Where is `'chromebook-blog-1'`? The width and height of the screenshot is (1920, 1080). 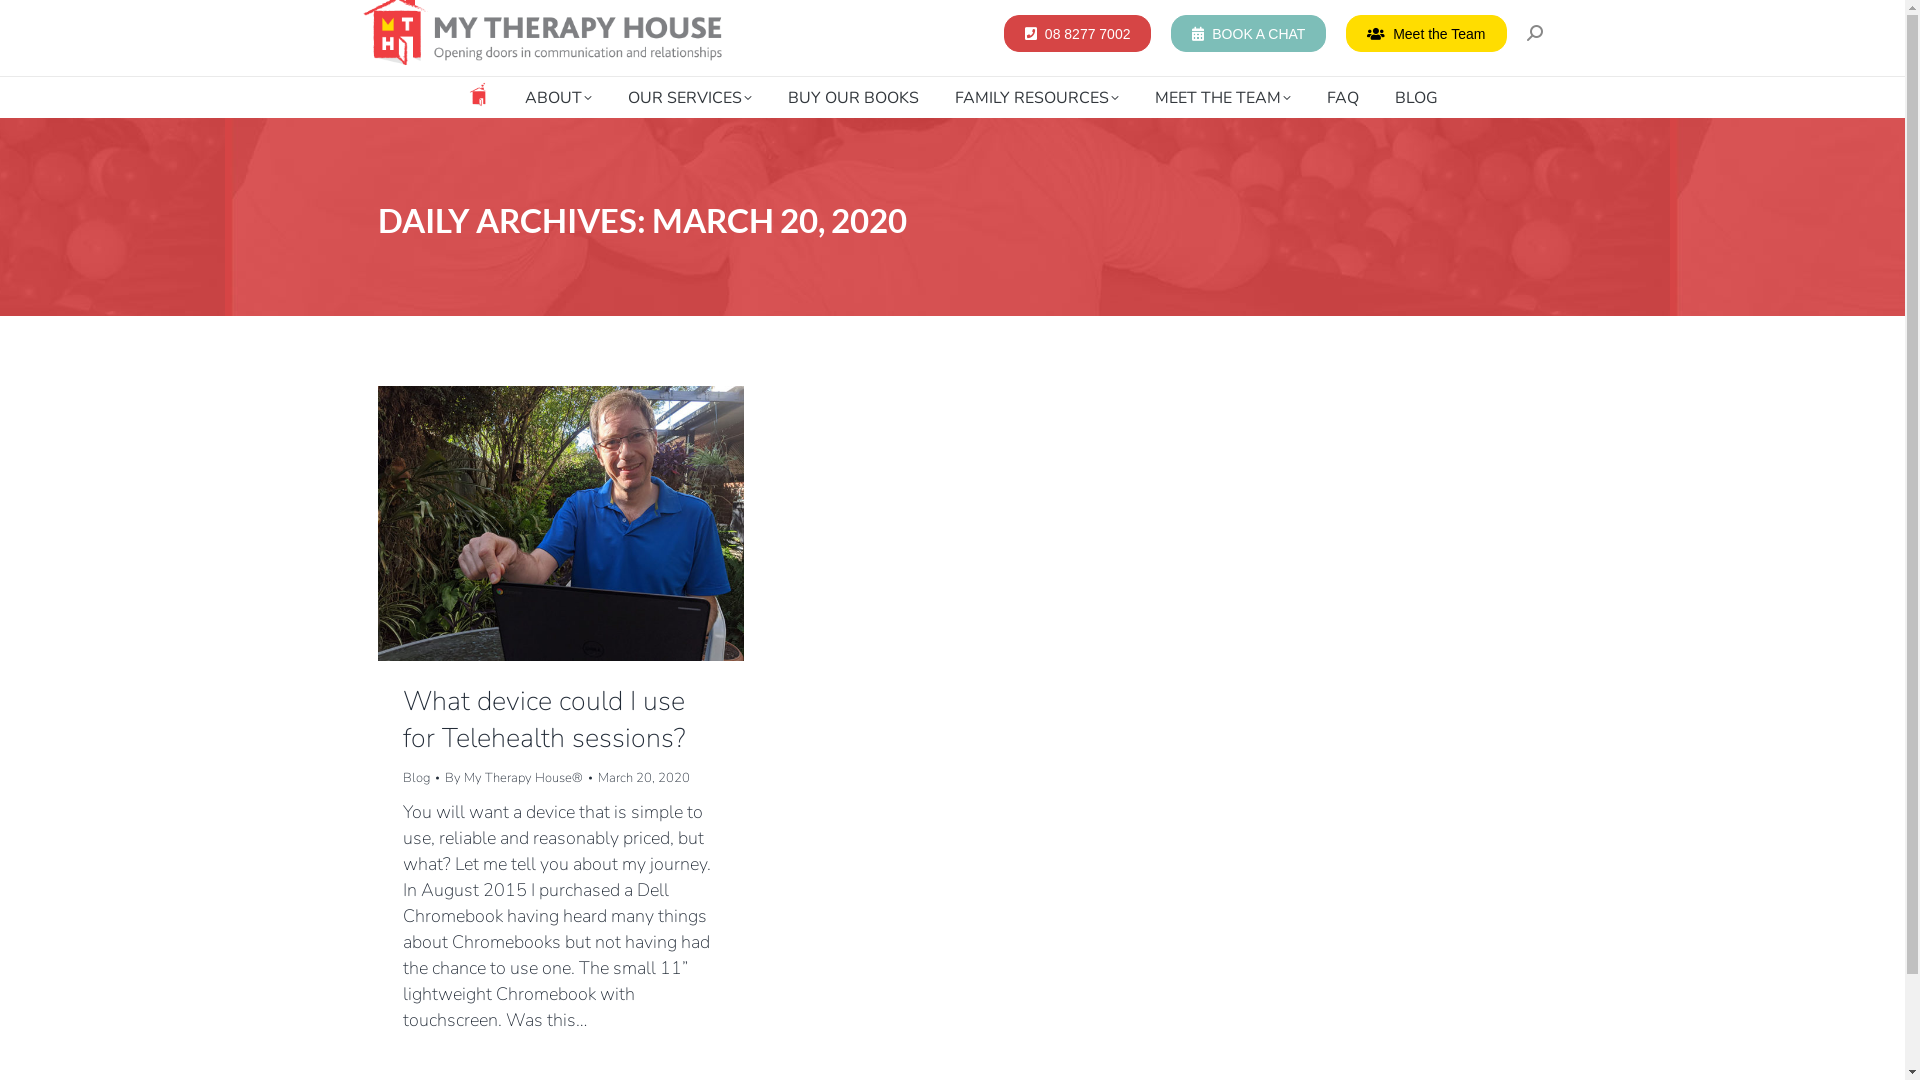 'chromebook-blog-1' is located at coordinates (560, 522).